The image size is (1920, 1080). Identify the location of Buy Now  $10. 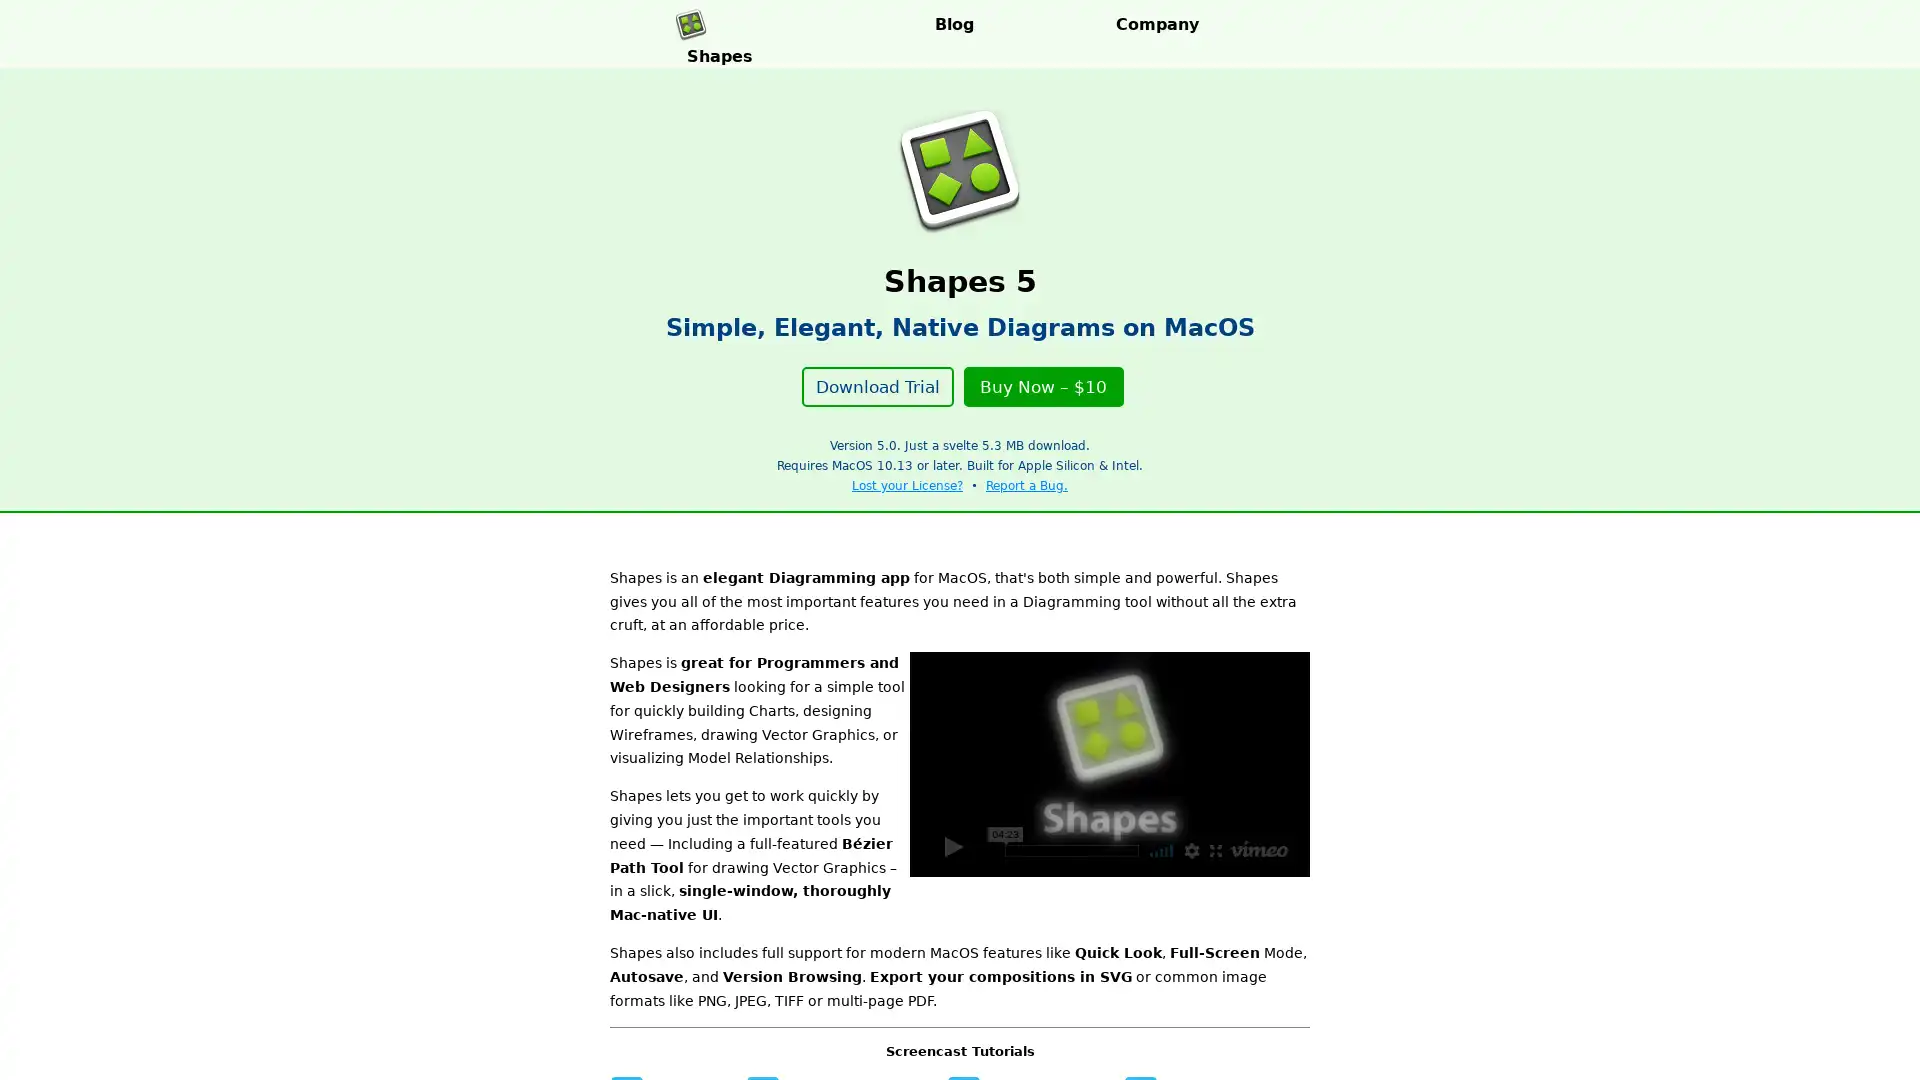
(1041, 385).